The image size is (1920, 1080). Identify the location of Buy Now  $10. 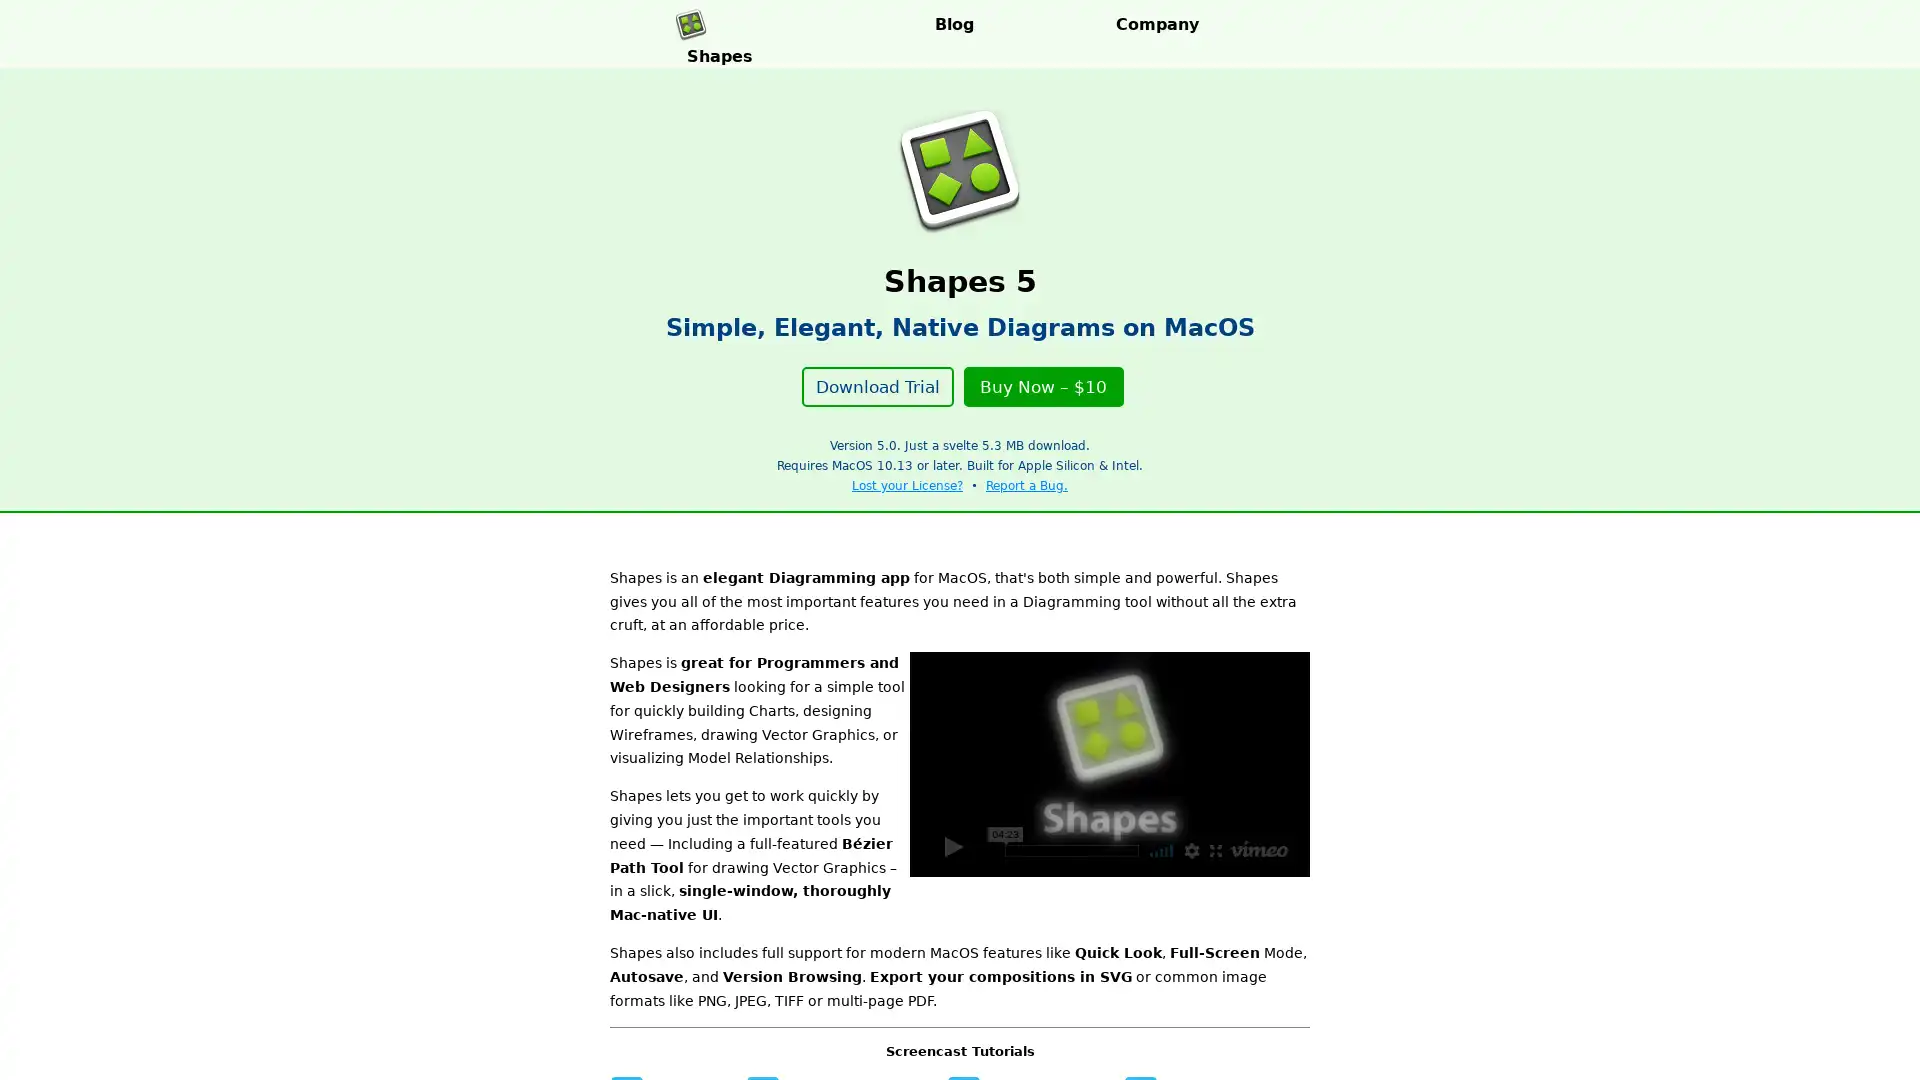
(1041, 385).